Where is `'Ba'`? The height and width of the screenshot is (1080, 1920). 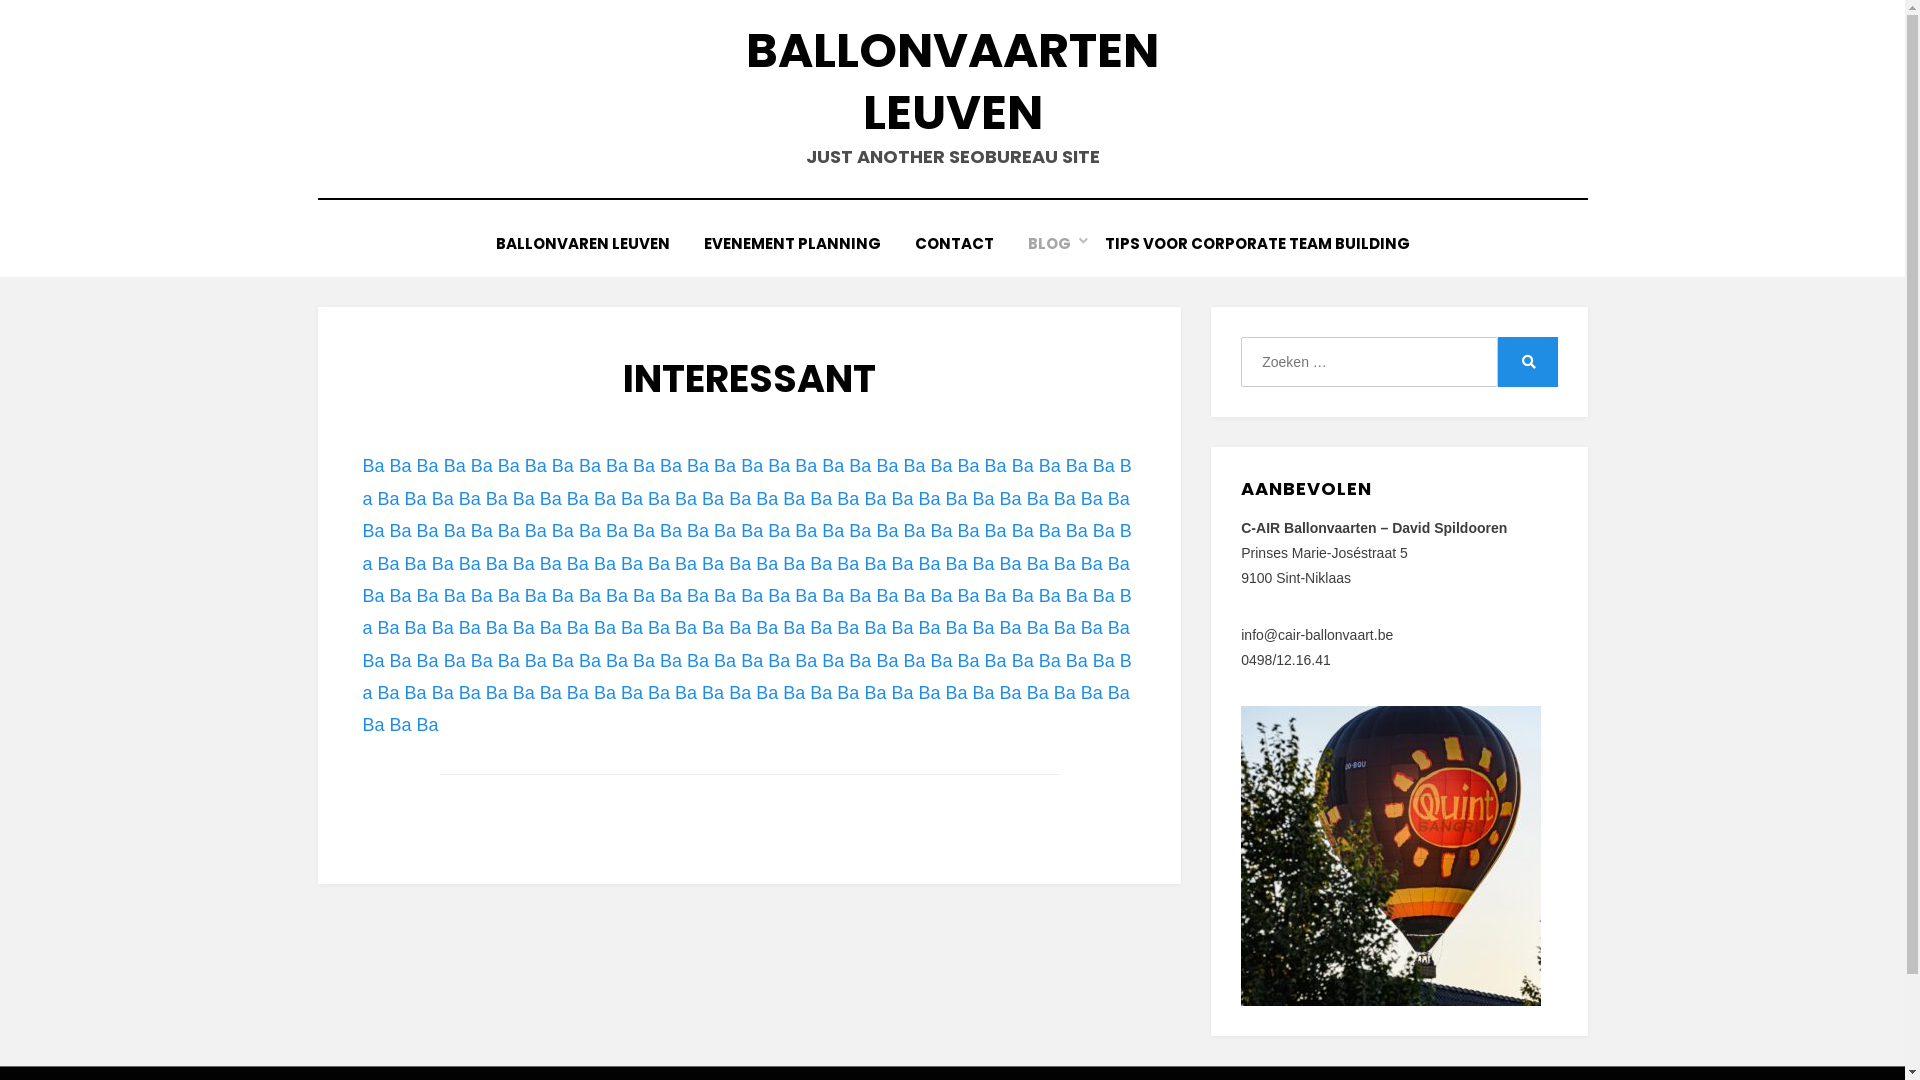
'Ba' is located at coordinates (916, 563).